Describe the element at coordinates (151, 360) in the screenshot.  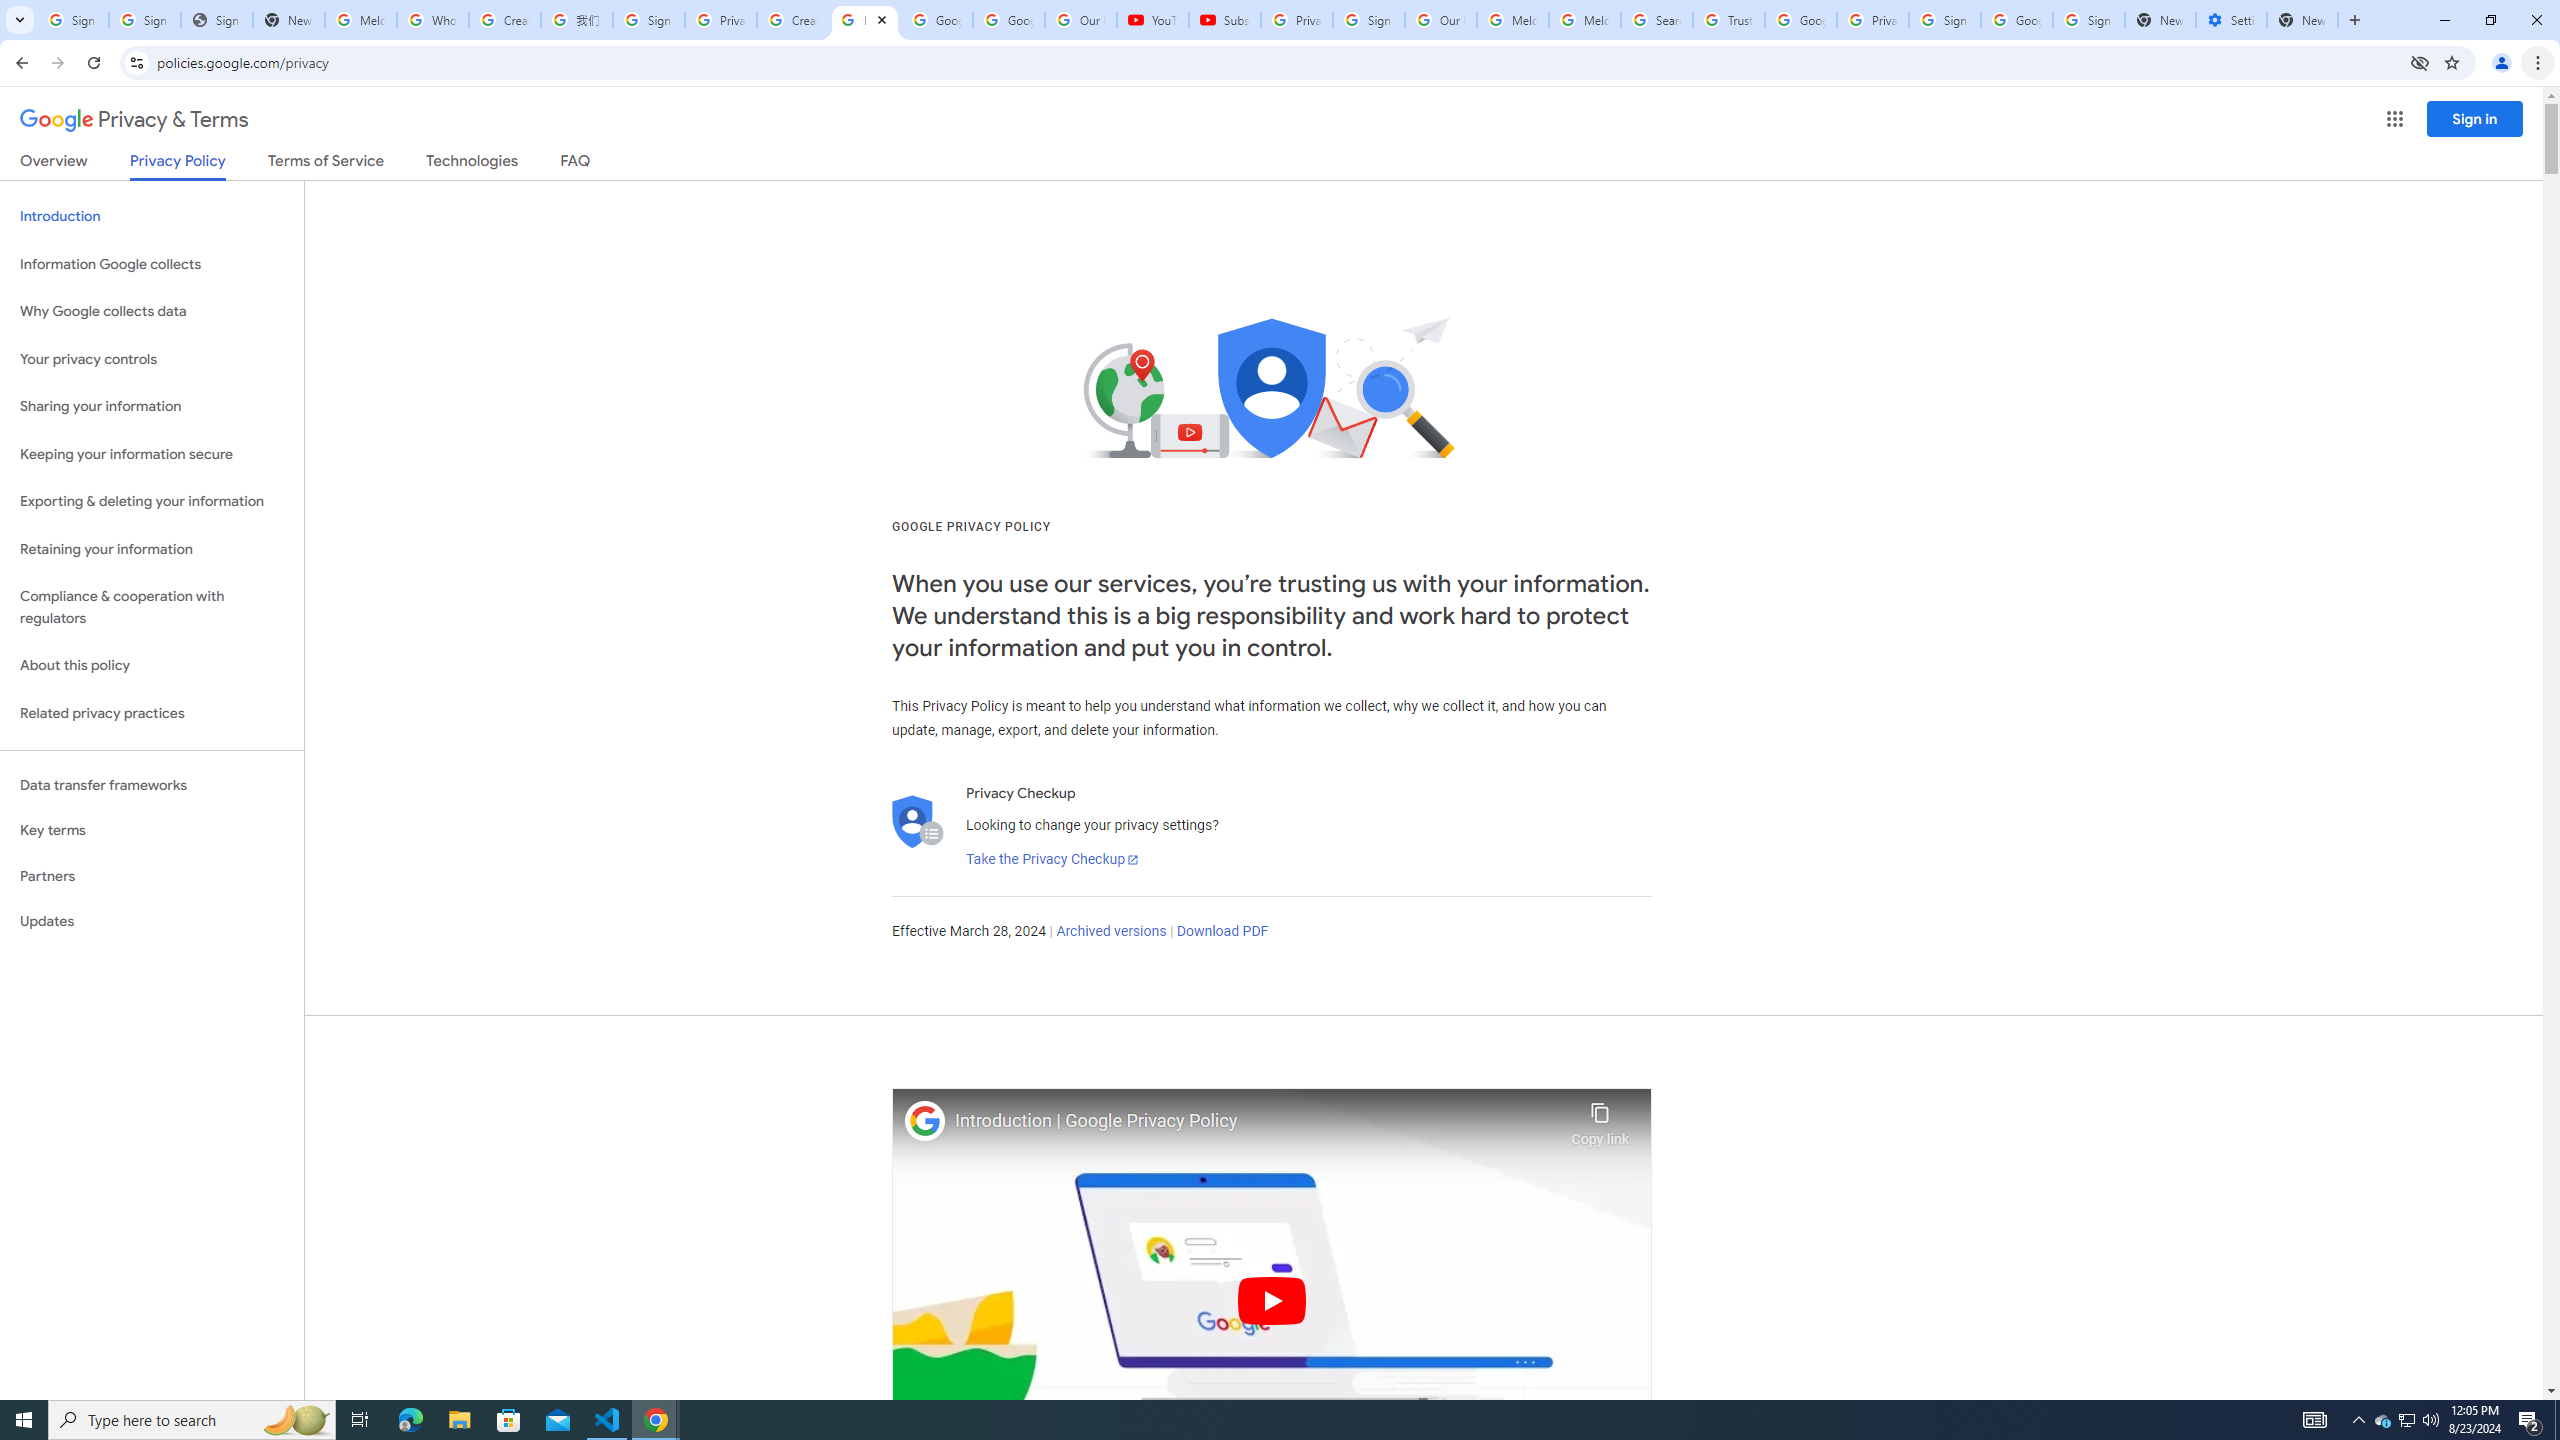
I see `'Your privacy controls'` at that location.